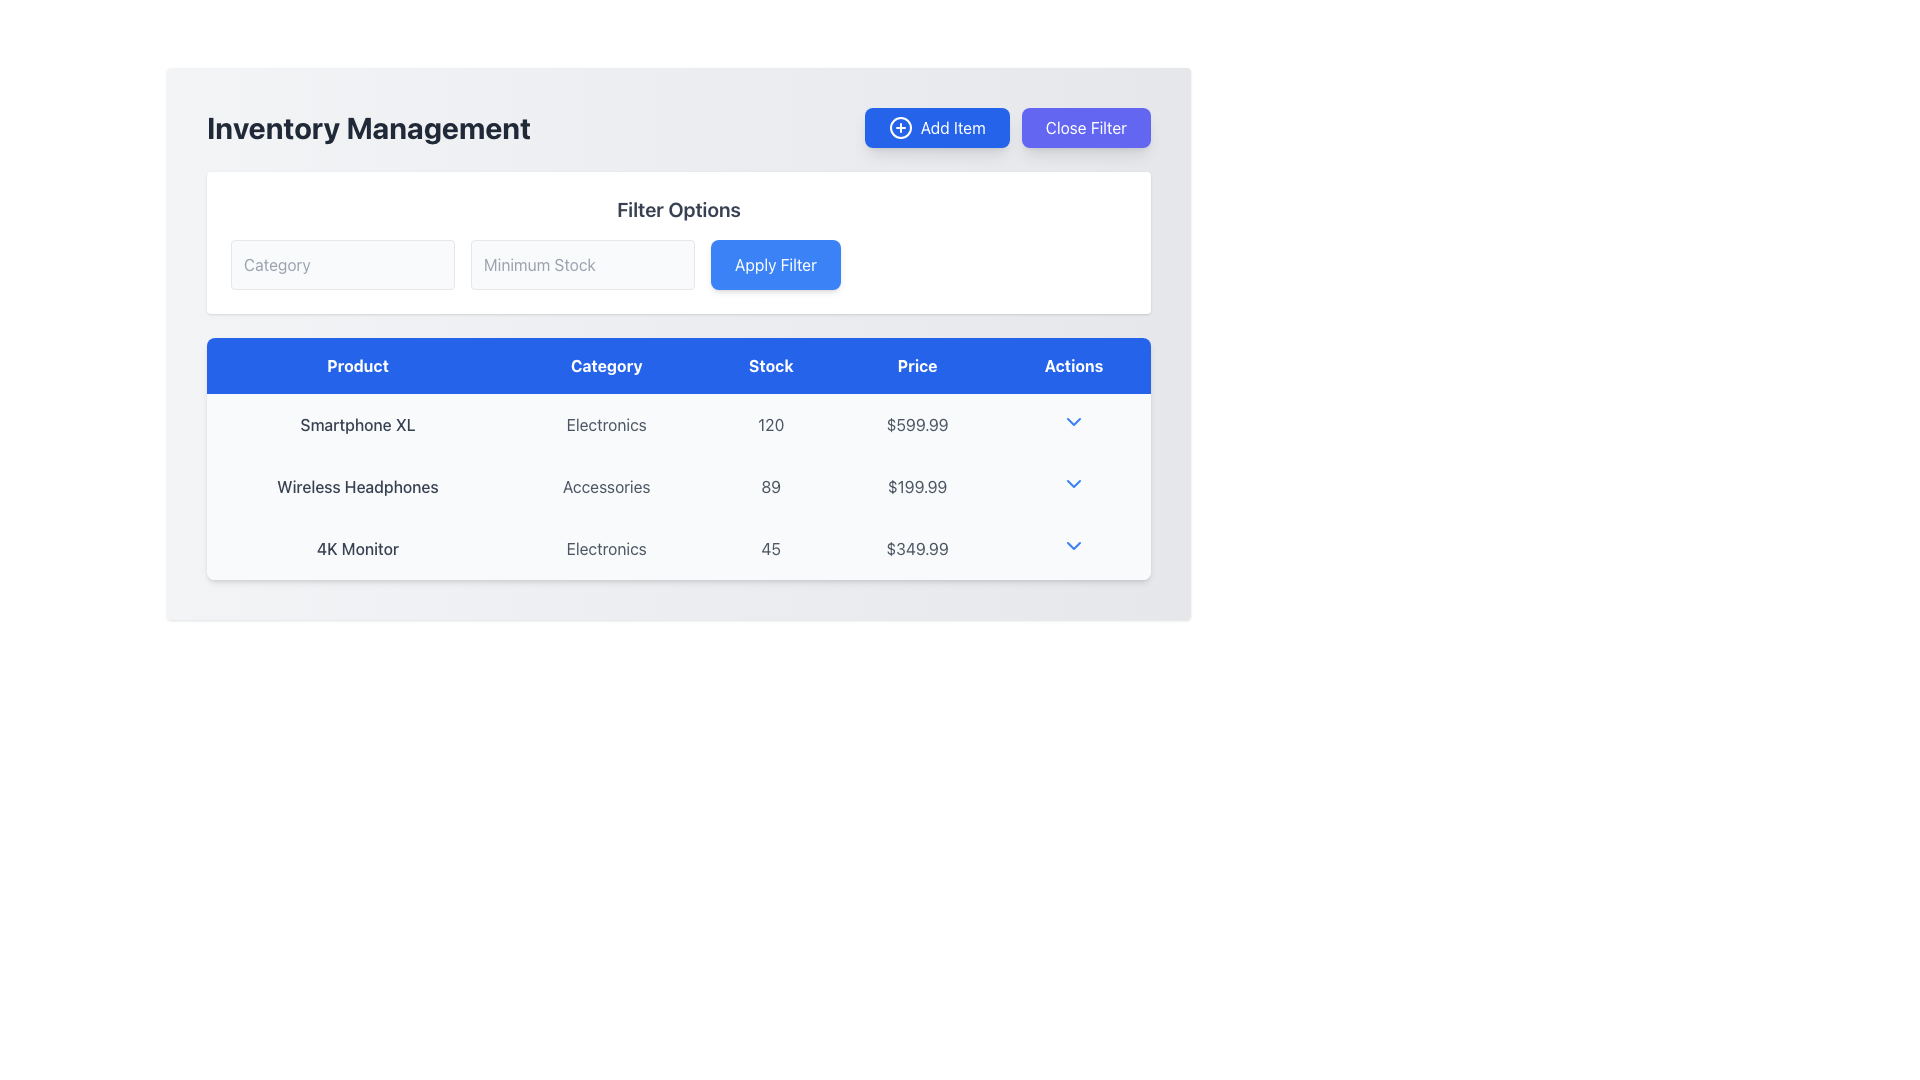 The height and width of the screenshot is (1080, 1920). What do you see at coordinates (1073, 546) in the screenshot?
I see `the downward-facing arrow icon` at bounding box center [1073, 546].